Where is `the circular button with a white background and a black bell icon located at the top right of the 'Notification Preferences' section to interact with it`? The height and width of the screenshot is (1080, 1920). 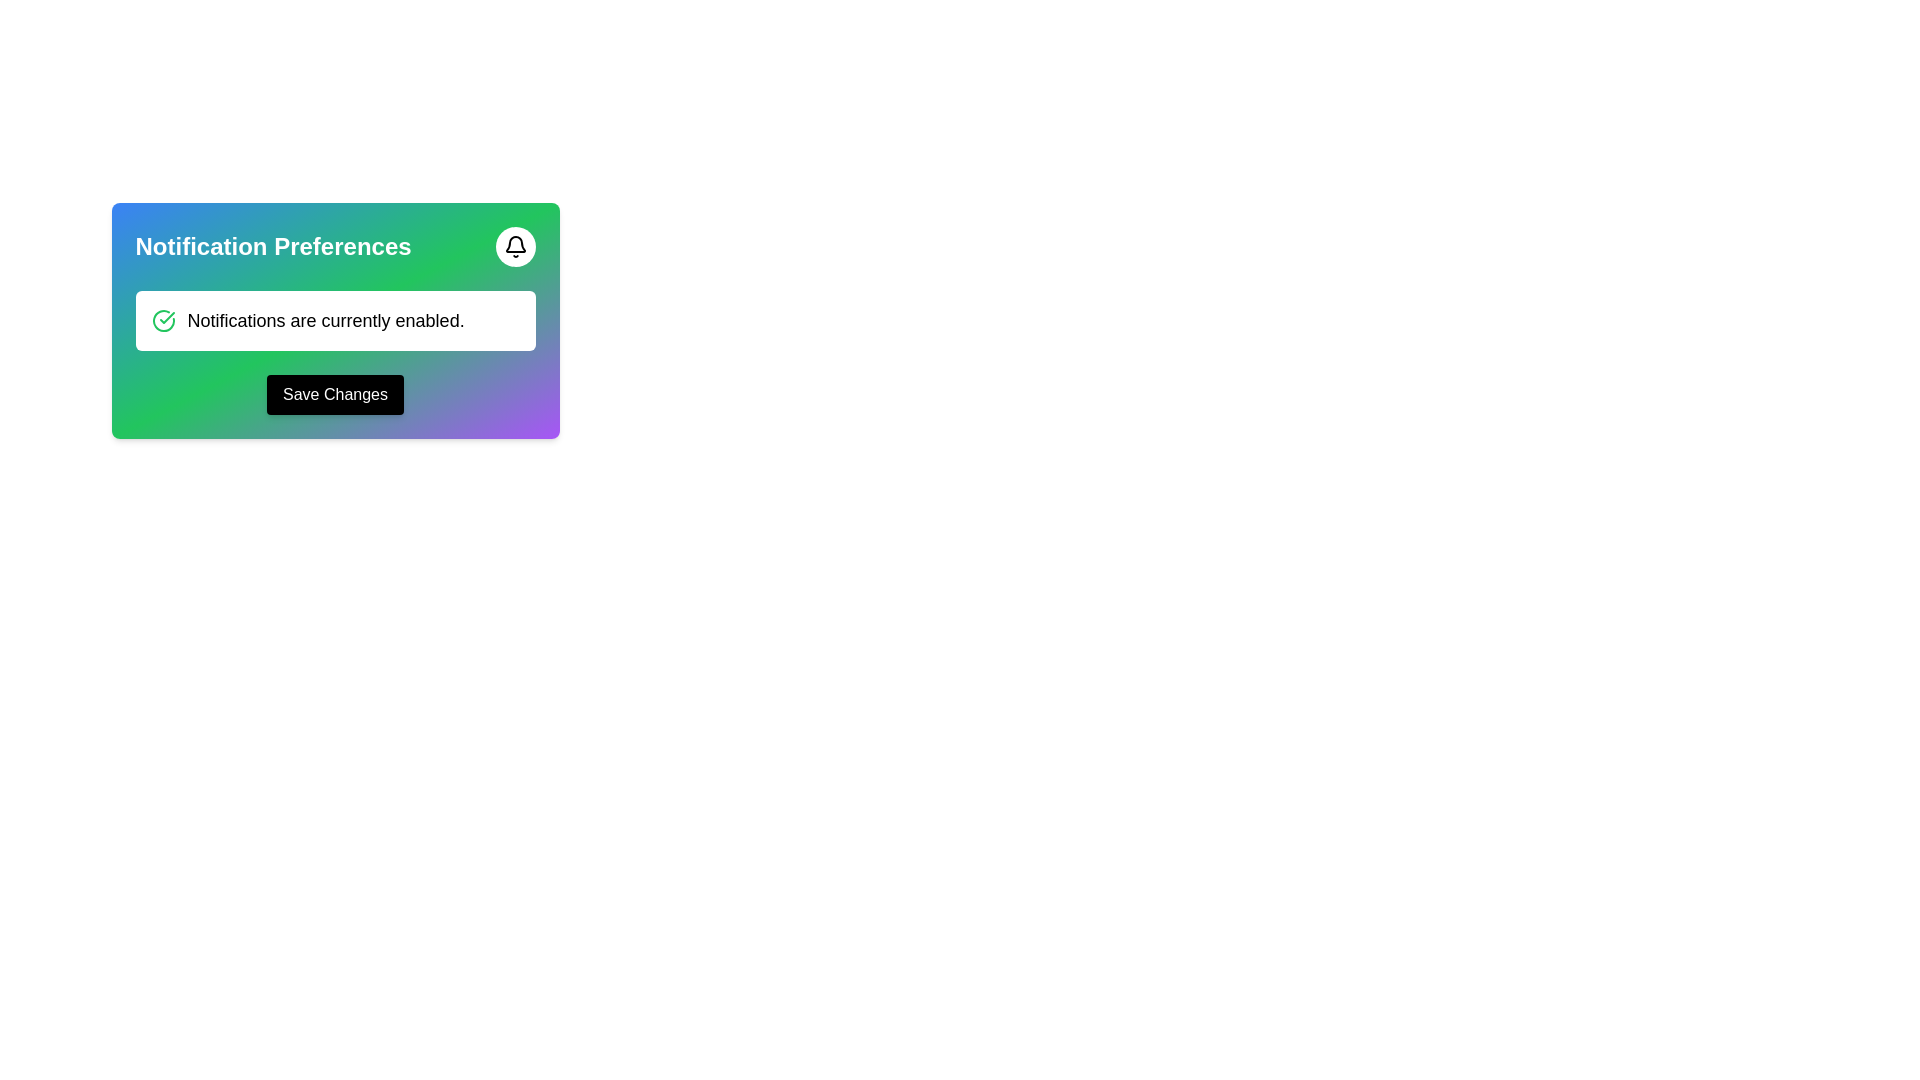
the circular button with a white background and a black bell icon located at the top right of the 'Notification Preferences' section to interact with it is located at coordinates (515, 245).